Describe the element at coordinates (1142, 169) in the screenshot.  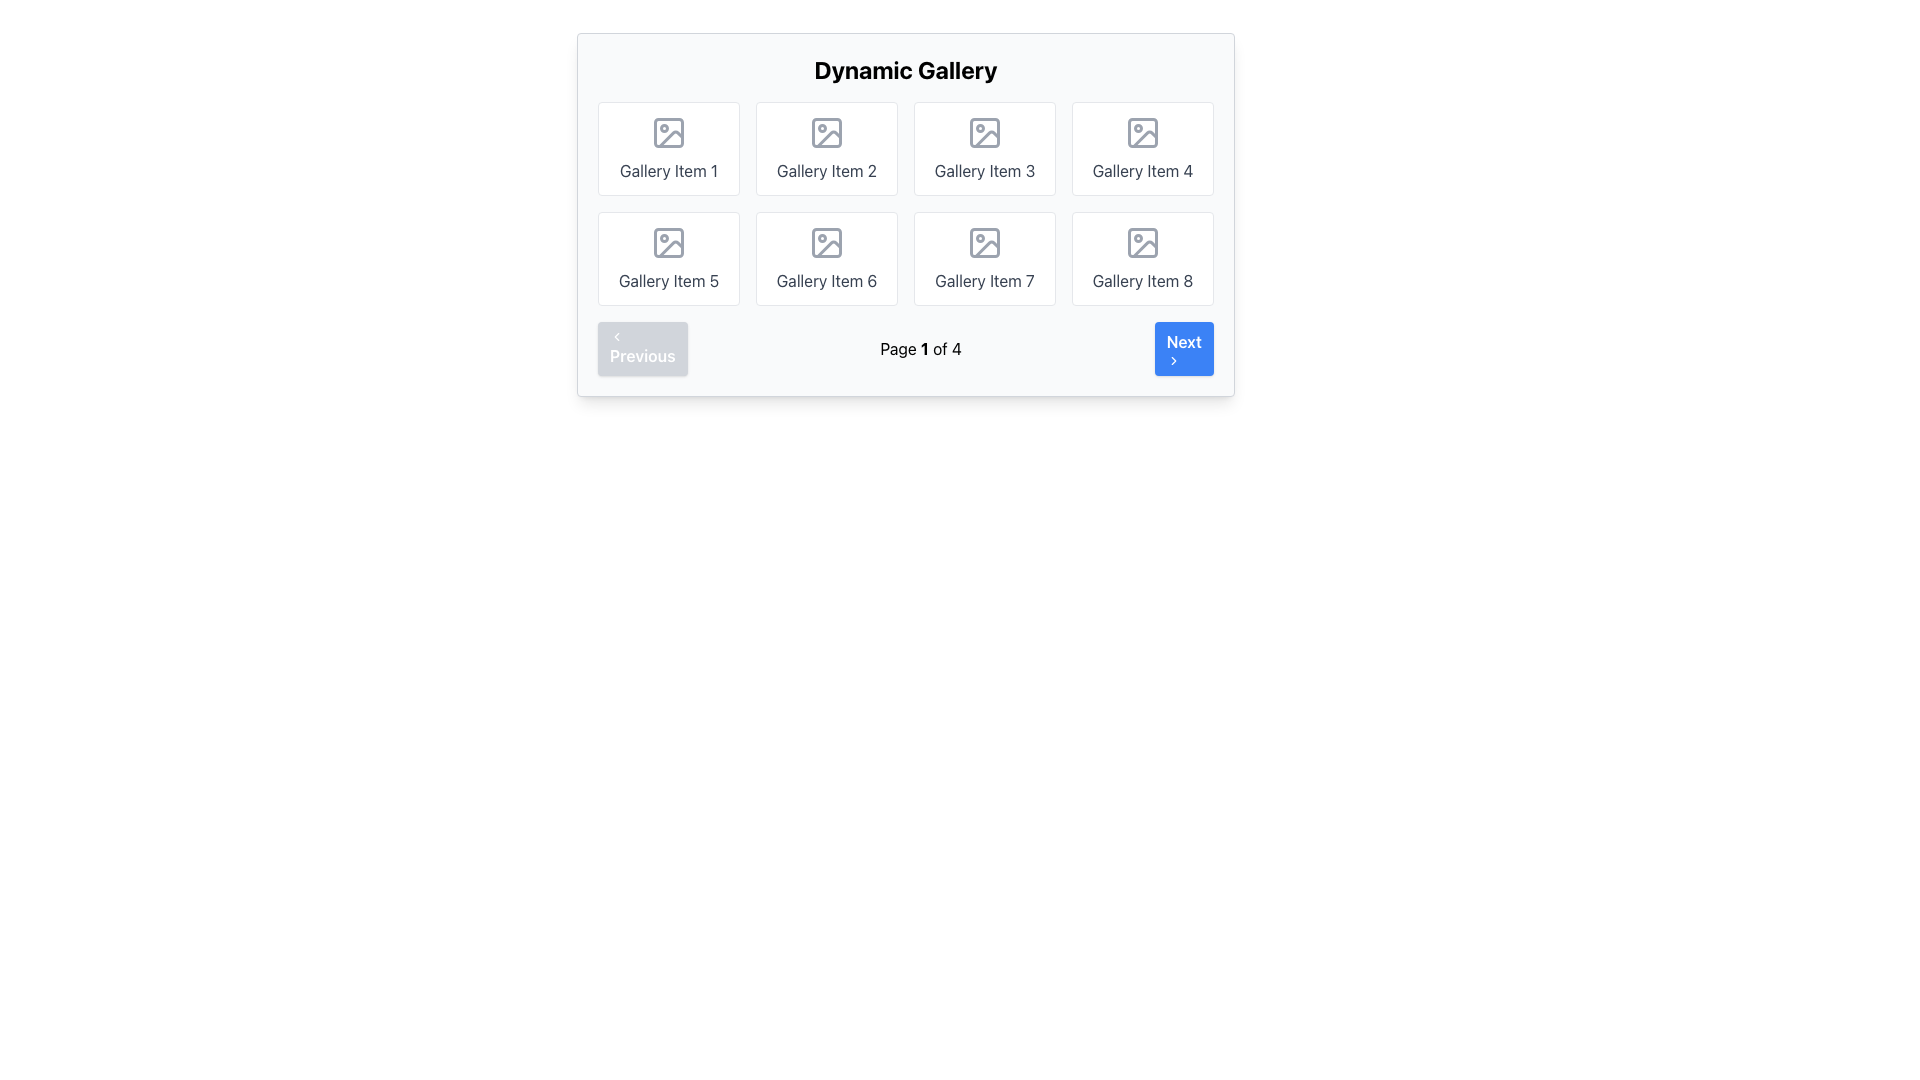
I see `the text label displaying 'Gallery Item 4', which is centered below an image icon` at that location.